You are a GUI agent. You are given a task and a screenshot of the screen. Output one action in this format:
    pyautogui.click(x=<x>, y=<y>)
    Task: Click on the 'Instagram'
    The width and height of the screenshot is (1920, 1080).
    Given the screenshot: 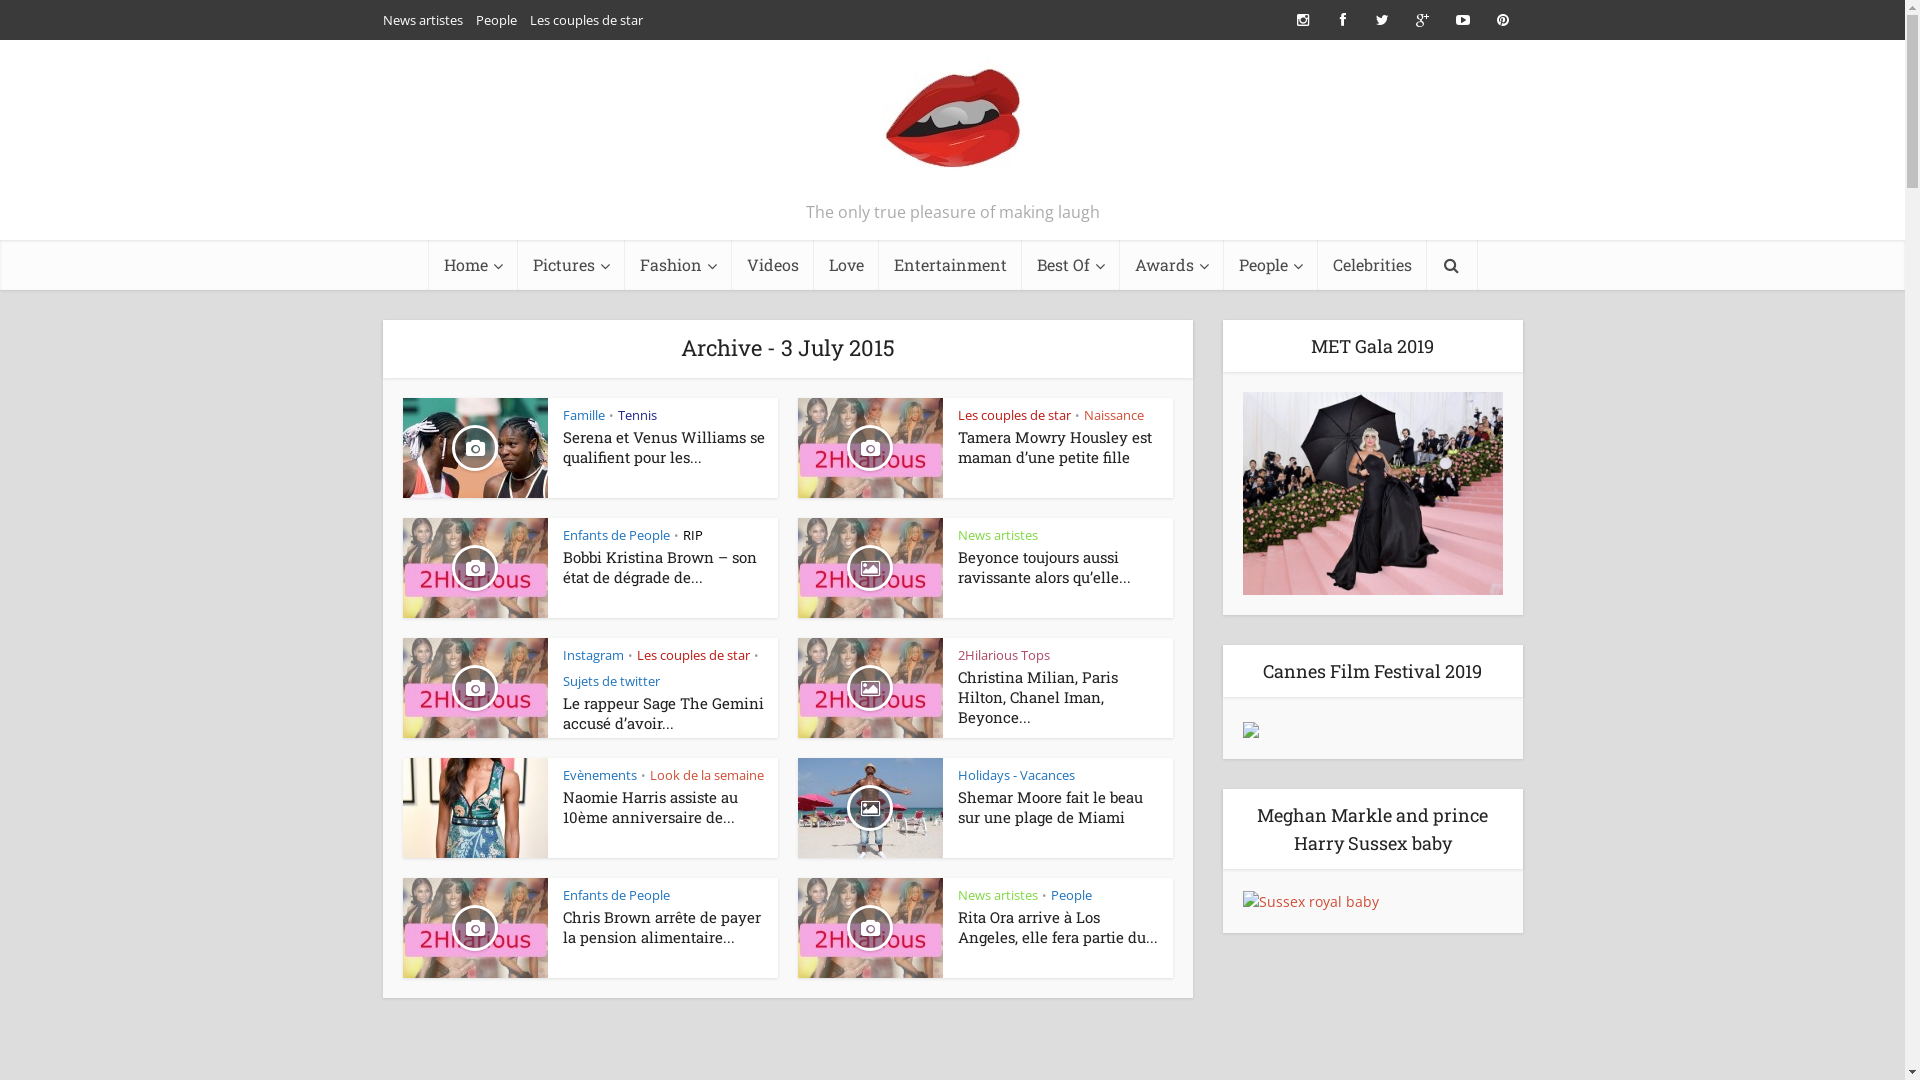 What is the action you would take?
    pyautogui.click(x=591, y=655)
    